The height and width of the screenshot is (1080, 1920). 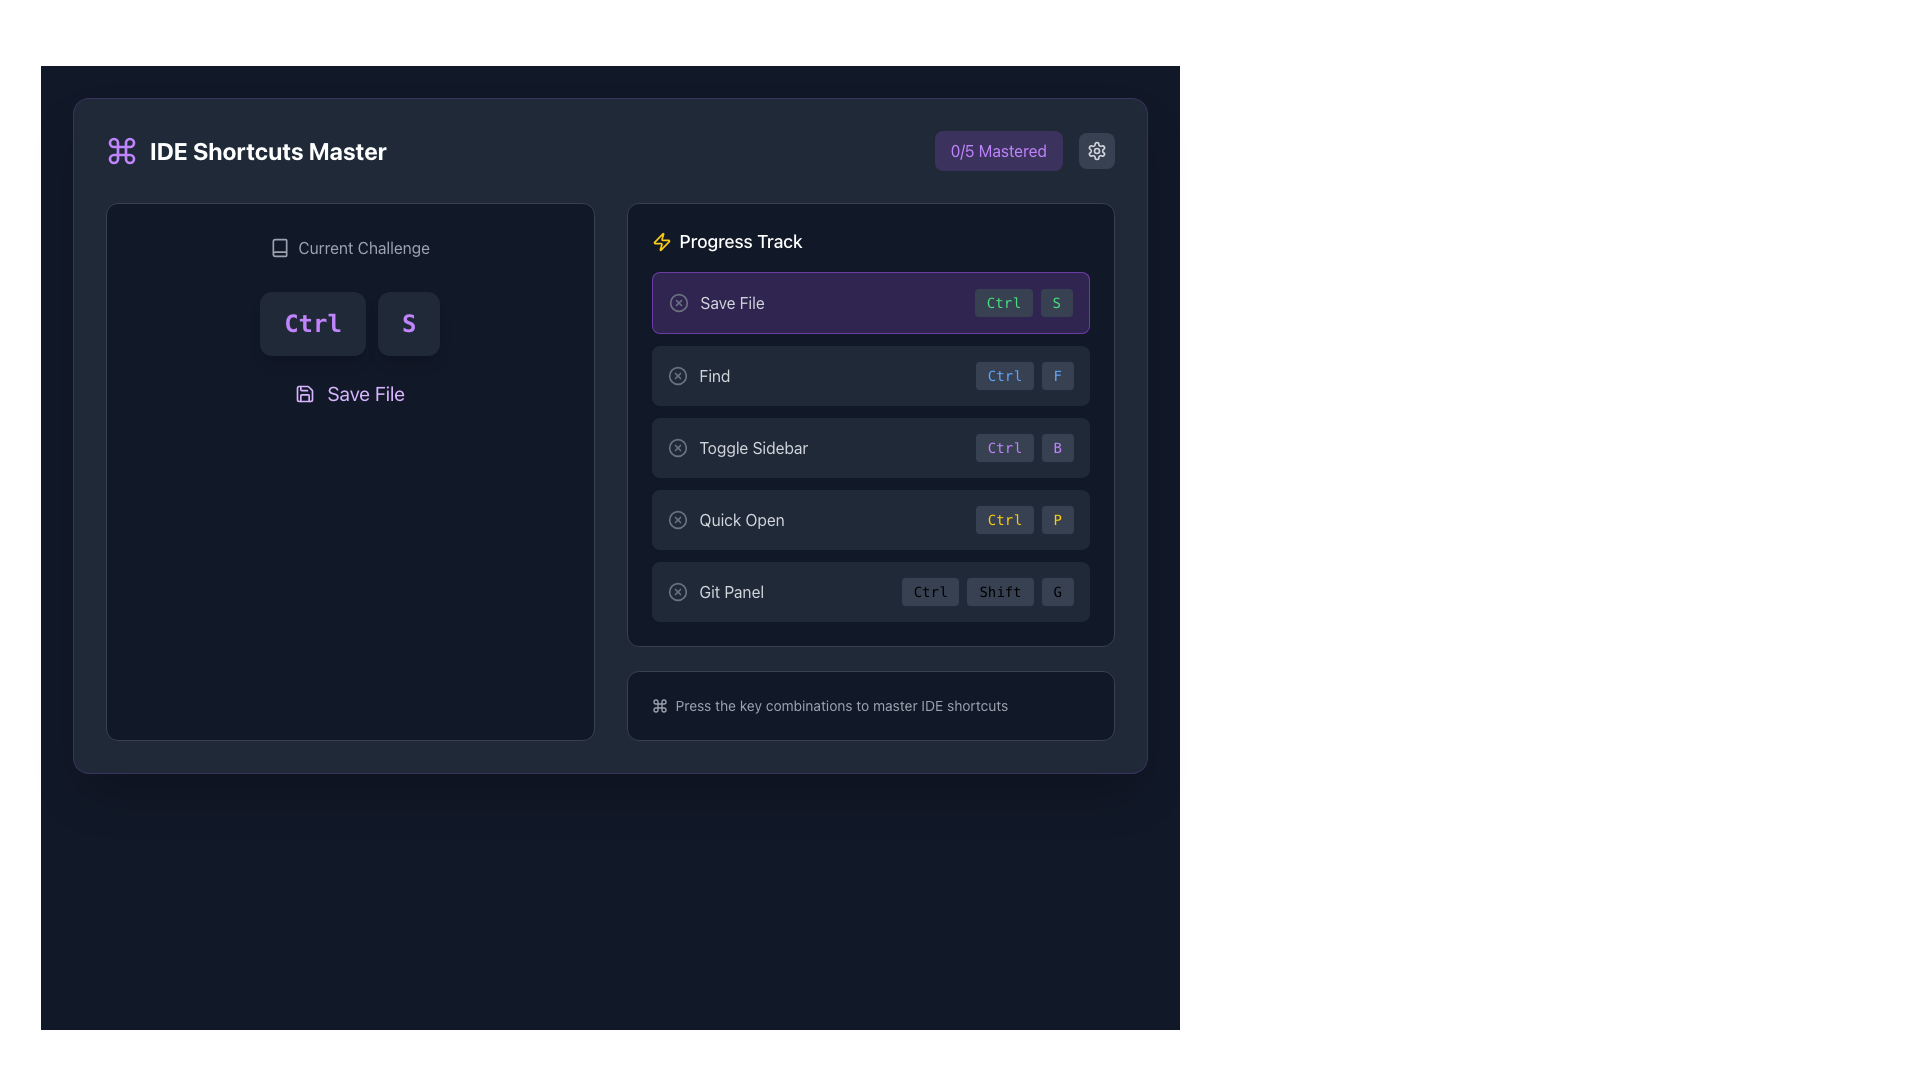 What do you see at coordinates (736, 446) in the screenshot?
I see `the third button in the 'Progress Track' list, which serves as a toggle for the sidebar` at bounding box center [736, 446].